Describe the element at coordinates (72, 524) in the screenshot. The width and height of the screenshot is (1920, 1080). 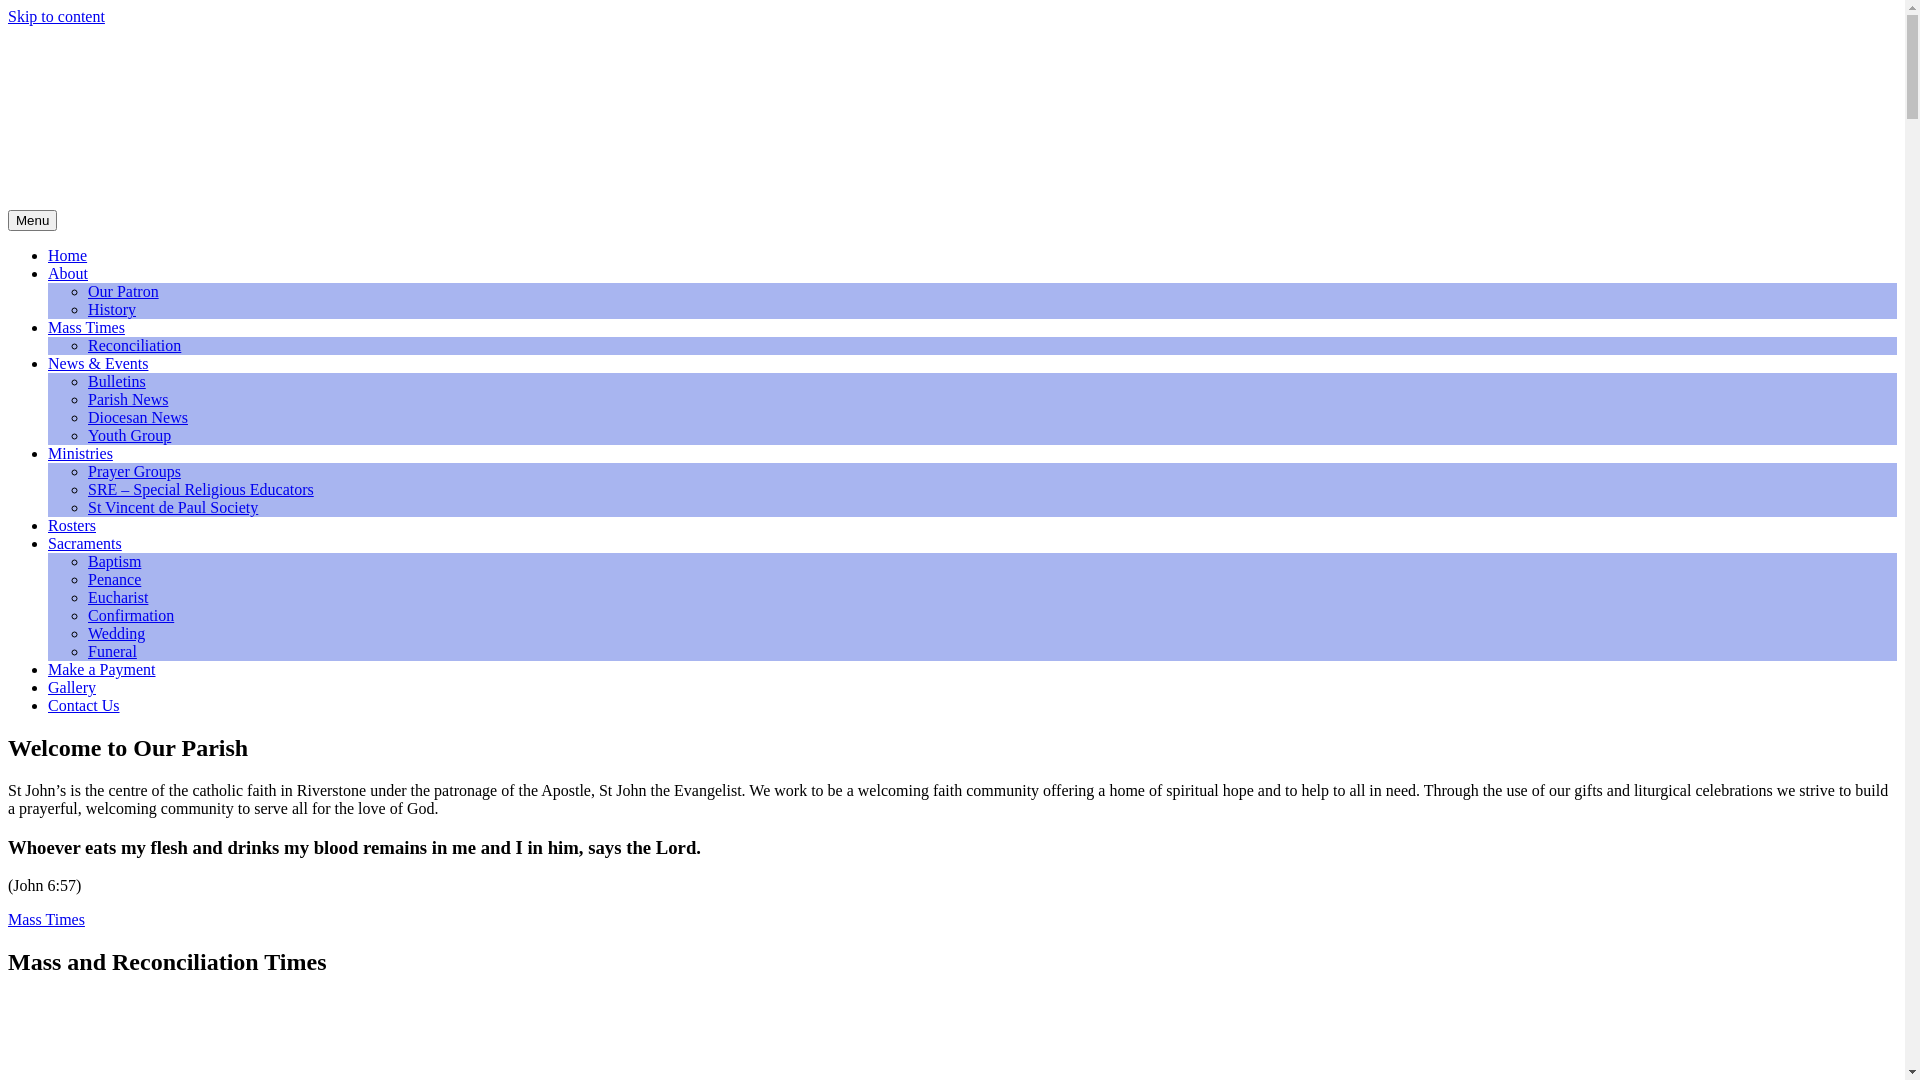
I see `'Rosters'` at that location.